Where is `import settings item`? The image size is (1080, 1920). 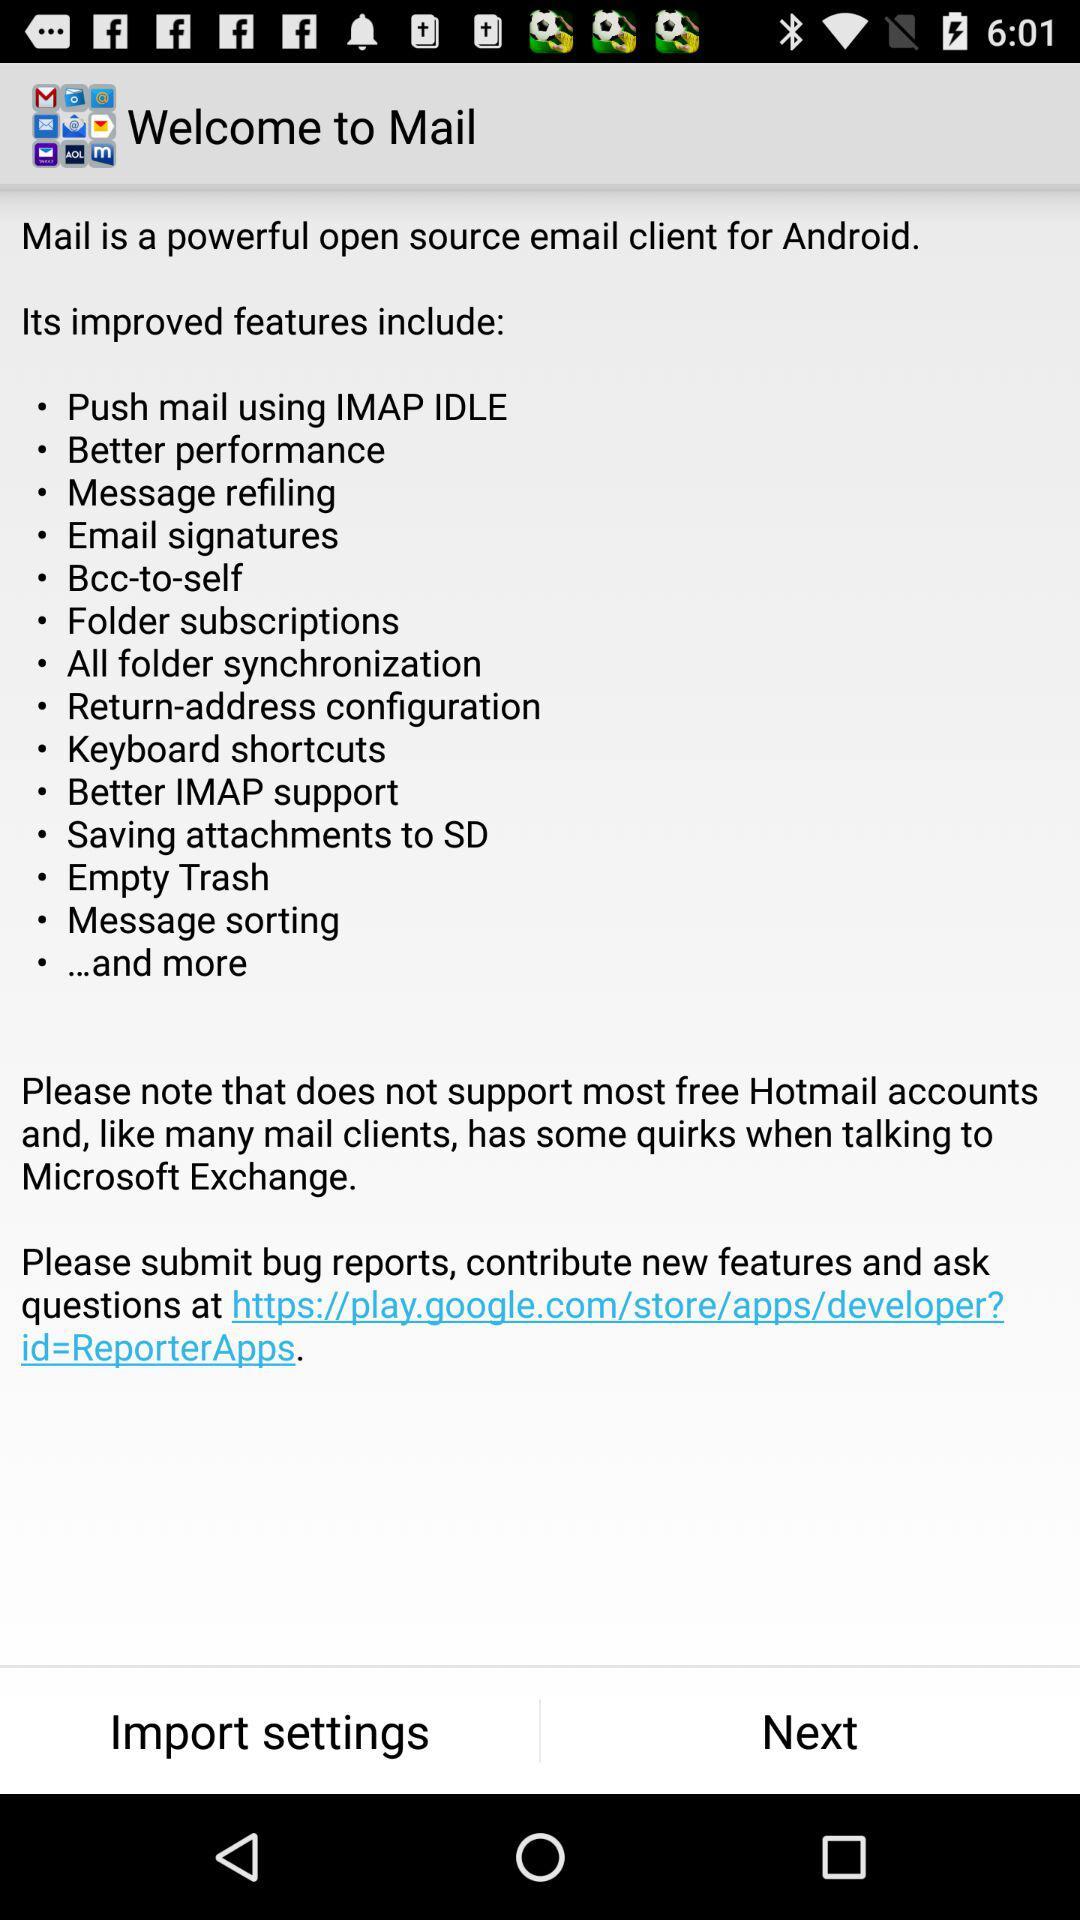
import settings item is located at coordinates (268, 1730).